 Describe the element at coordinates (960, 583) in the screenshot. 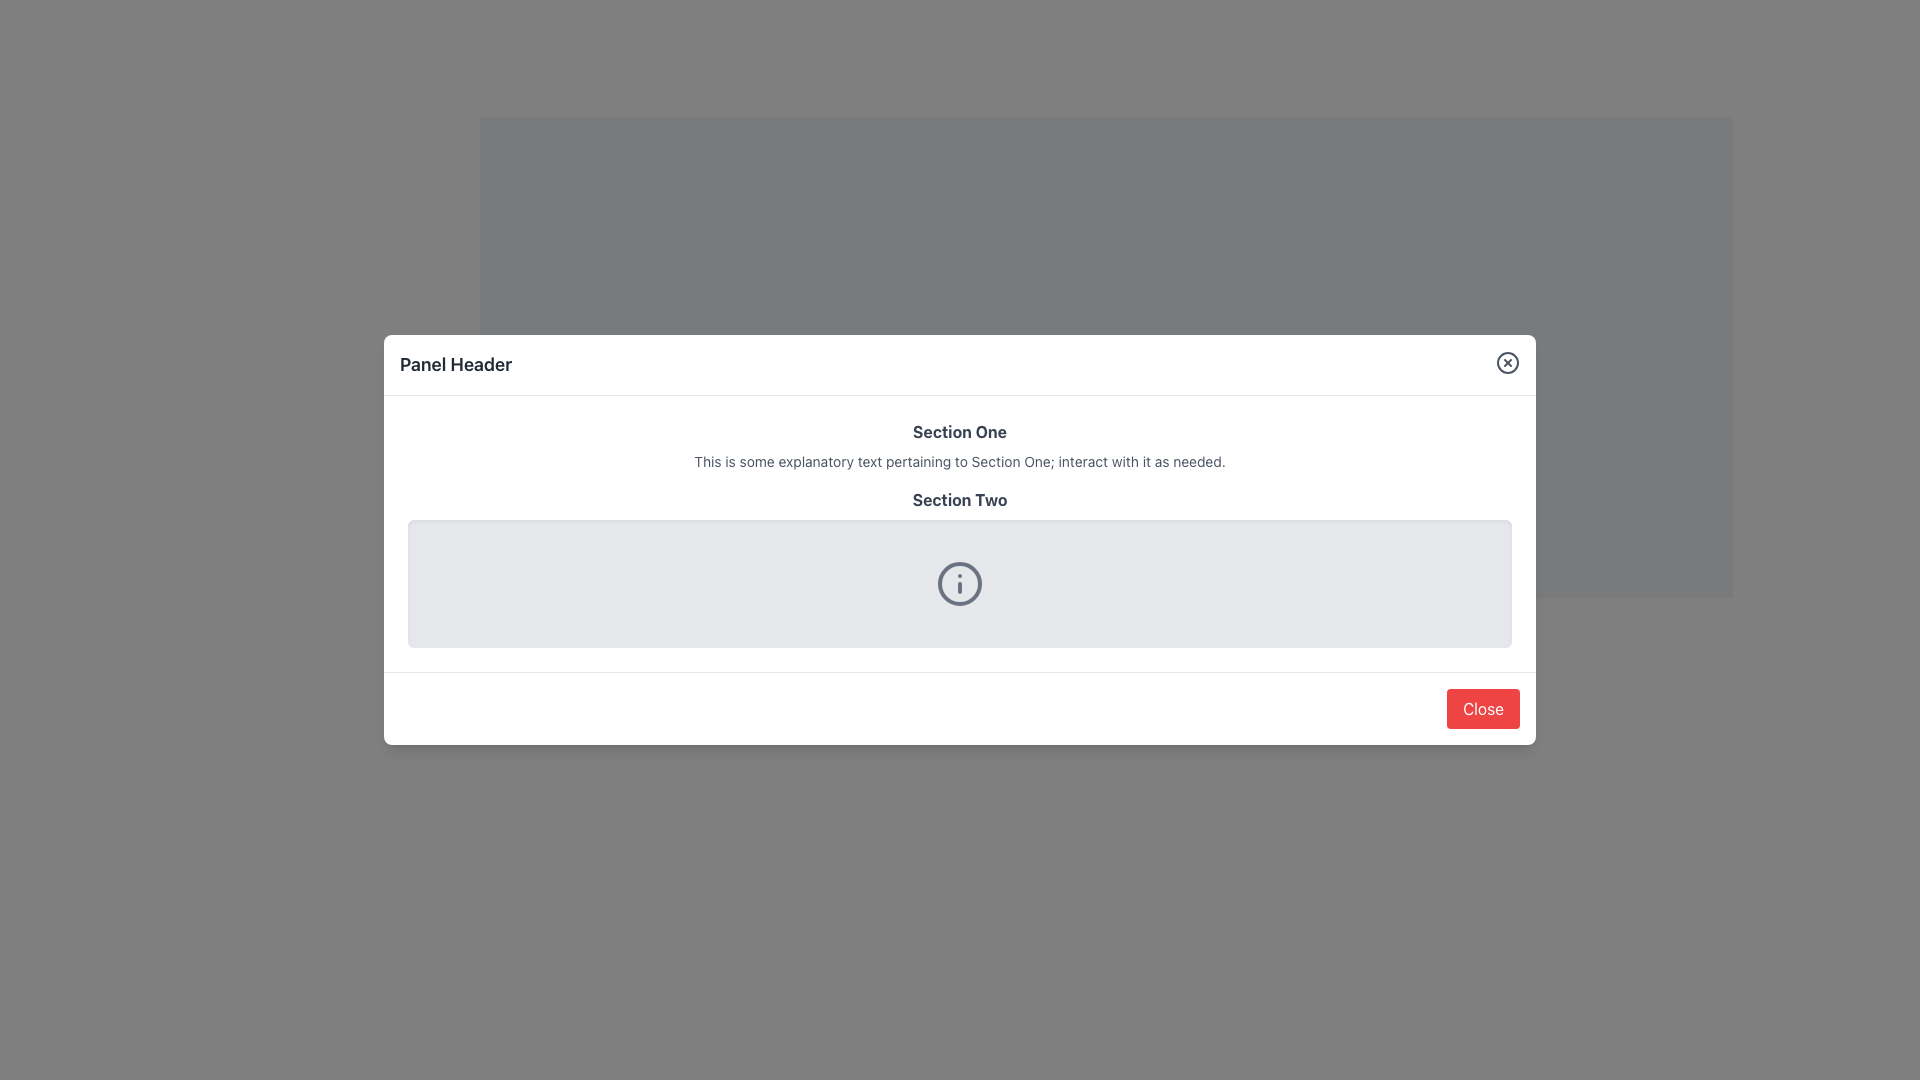

I see `the informative graphical icon located in the center of 'Section Two' area of the interface` at that location.